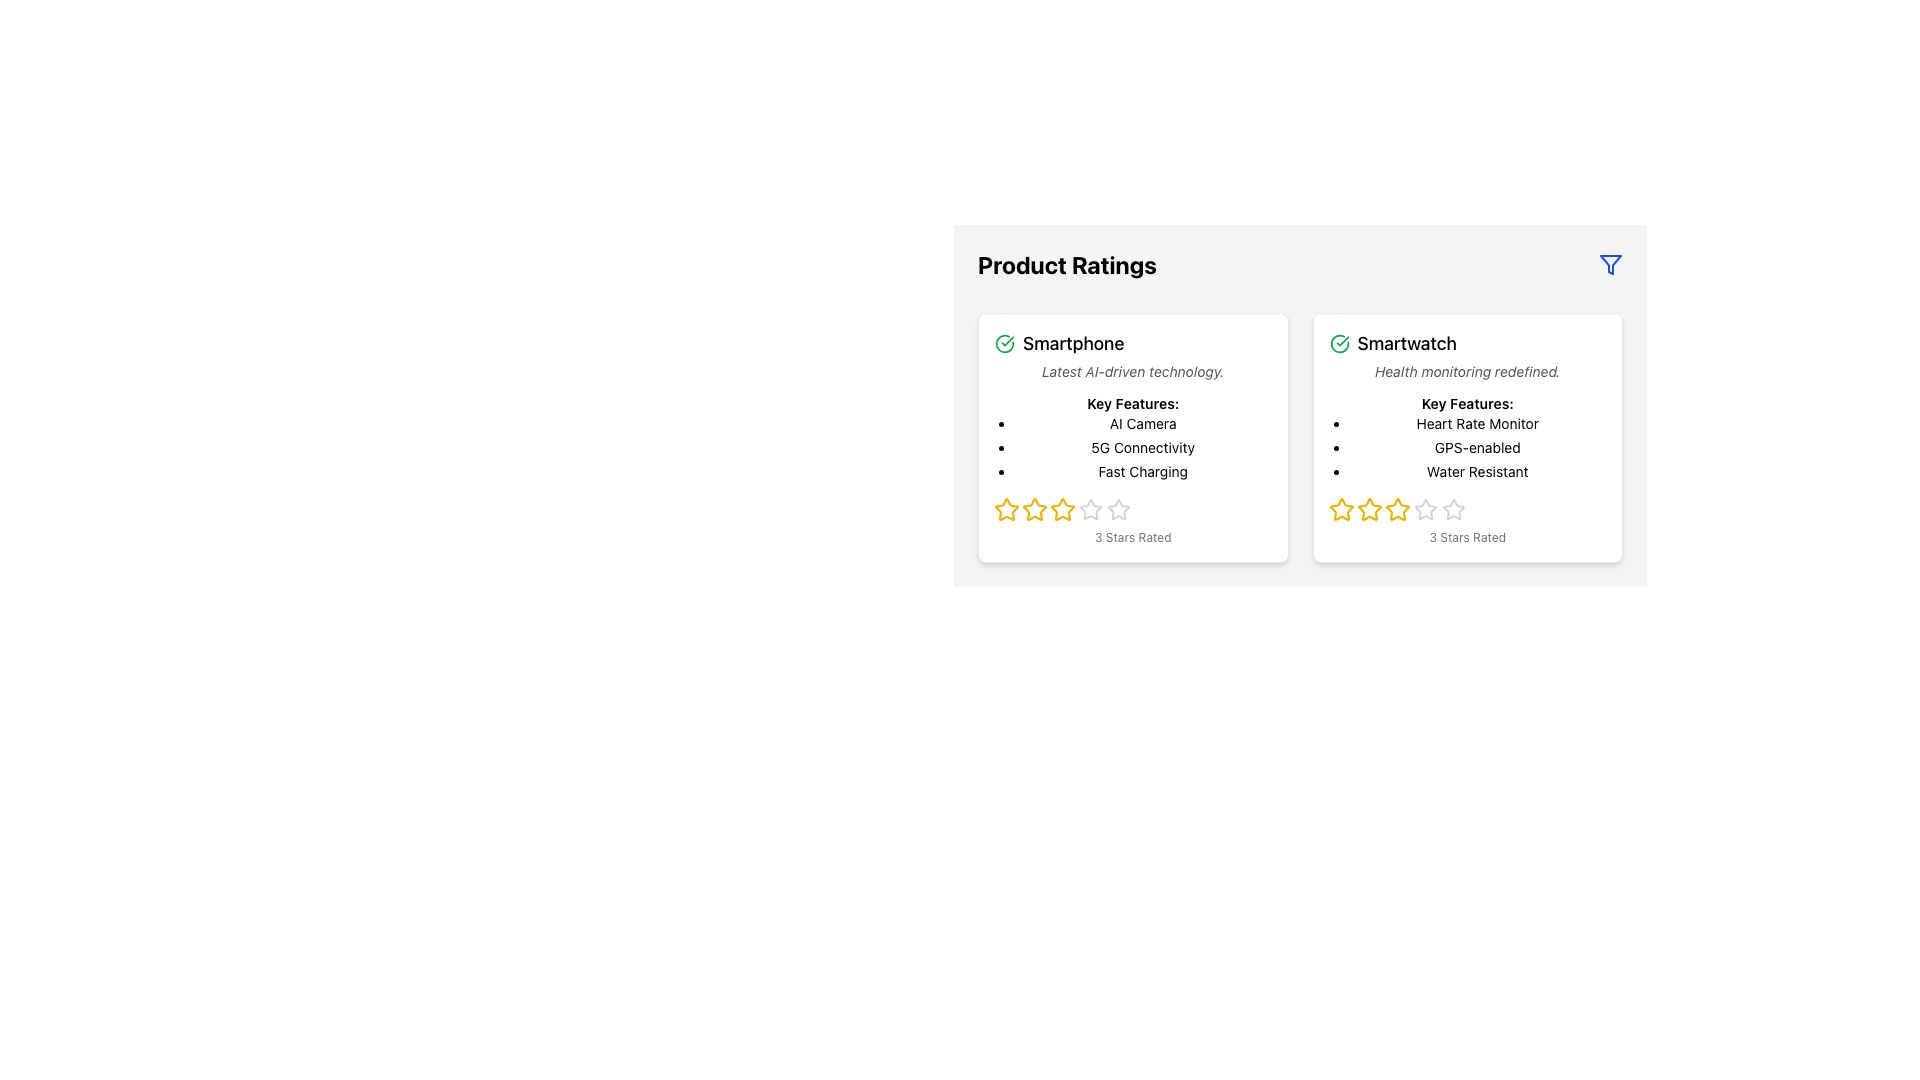 The width and height of the screenshot is (1920, 1080). What do you see at coordinates (1035, 508) in the screenshot?
I see `the third star icon in the star rating system located underneath the 'Smartphone' card` at bounding box center [1035, 508].